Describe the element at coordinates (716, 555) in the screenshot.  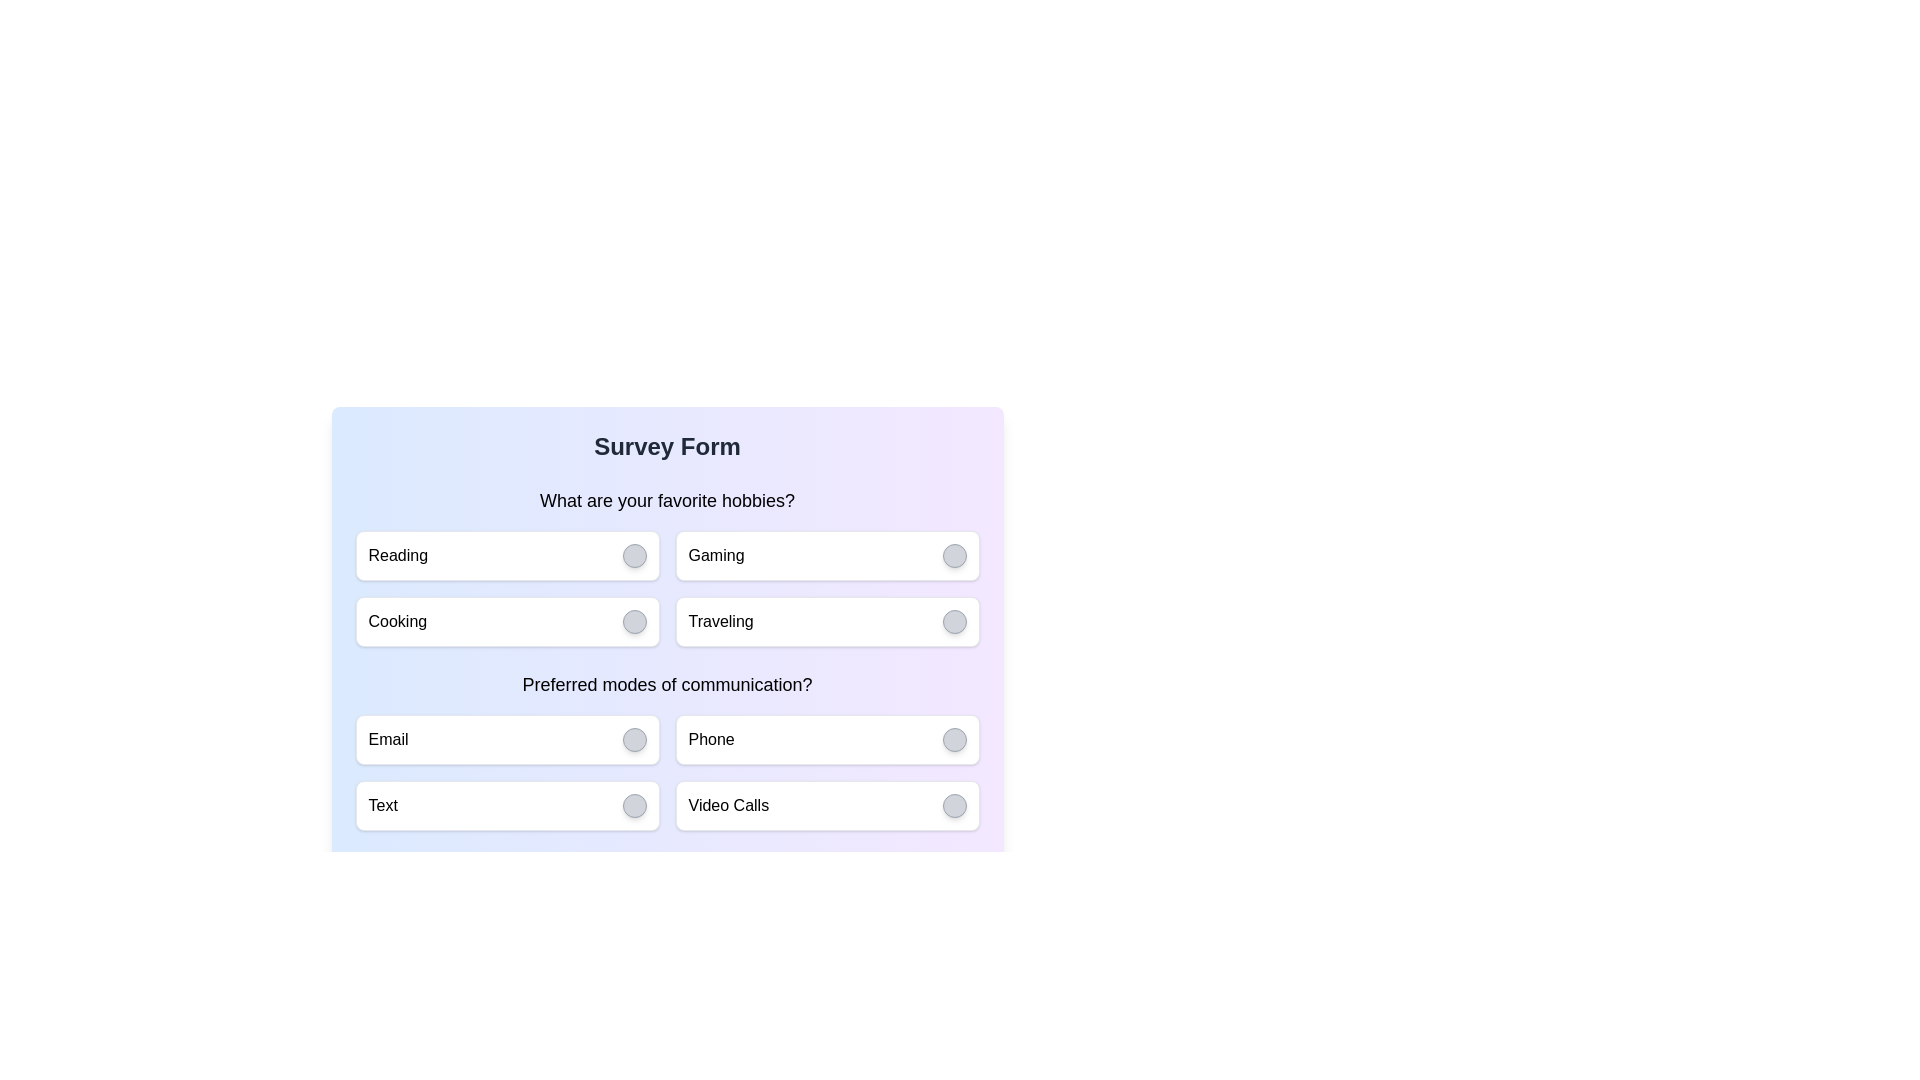
I see `the static text label indicating 'Gaming' in the survey form, which is positioned to the left of a circular interactive button` at that location.